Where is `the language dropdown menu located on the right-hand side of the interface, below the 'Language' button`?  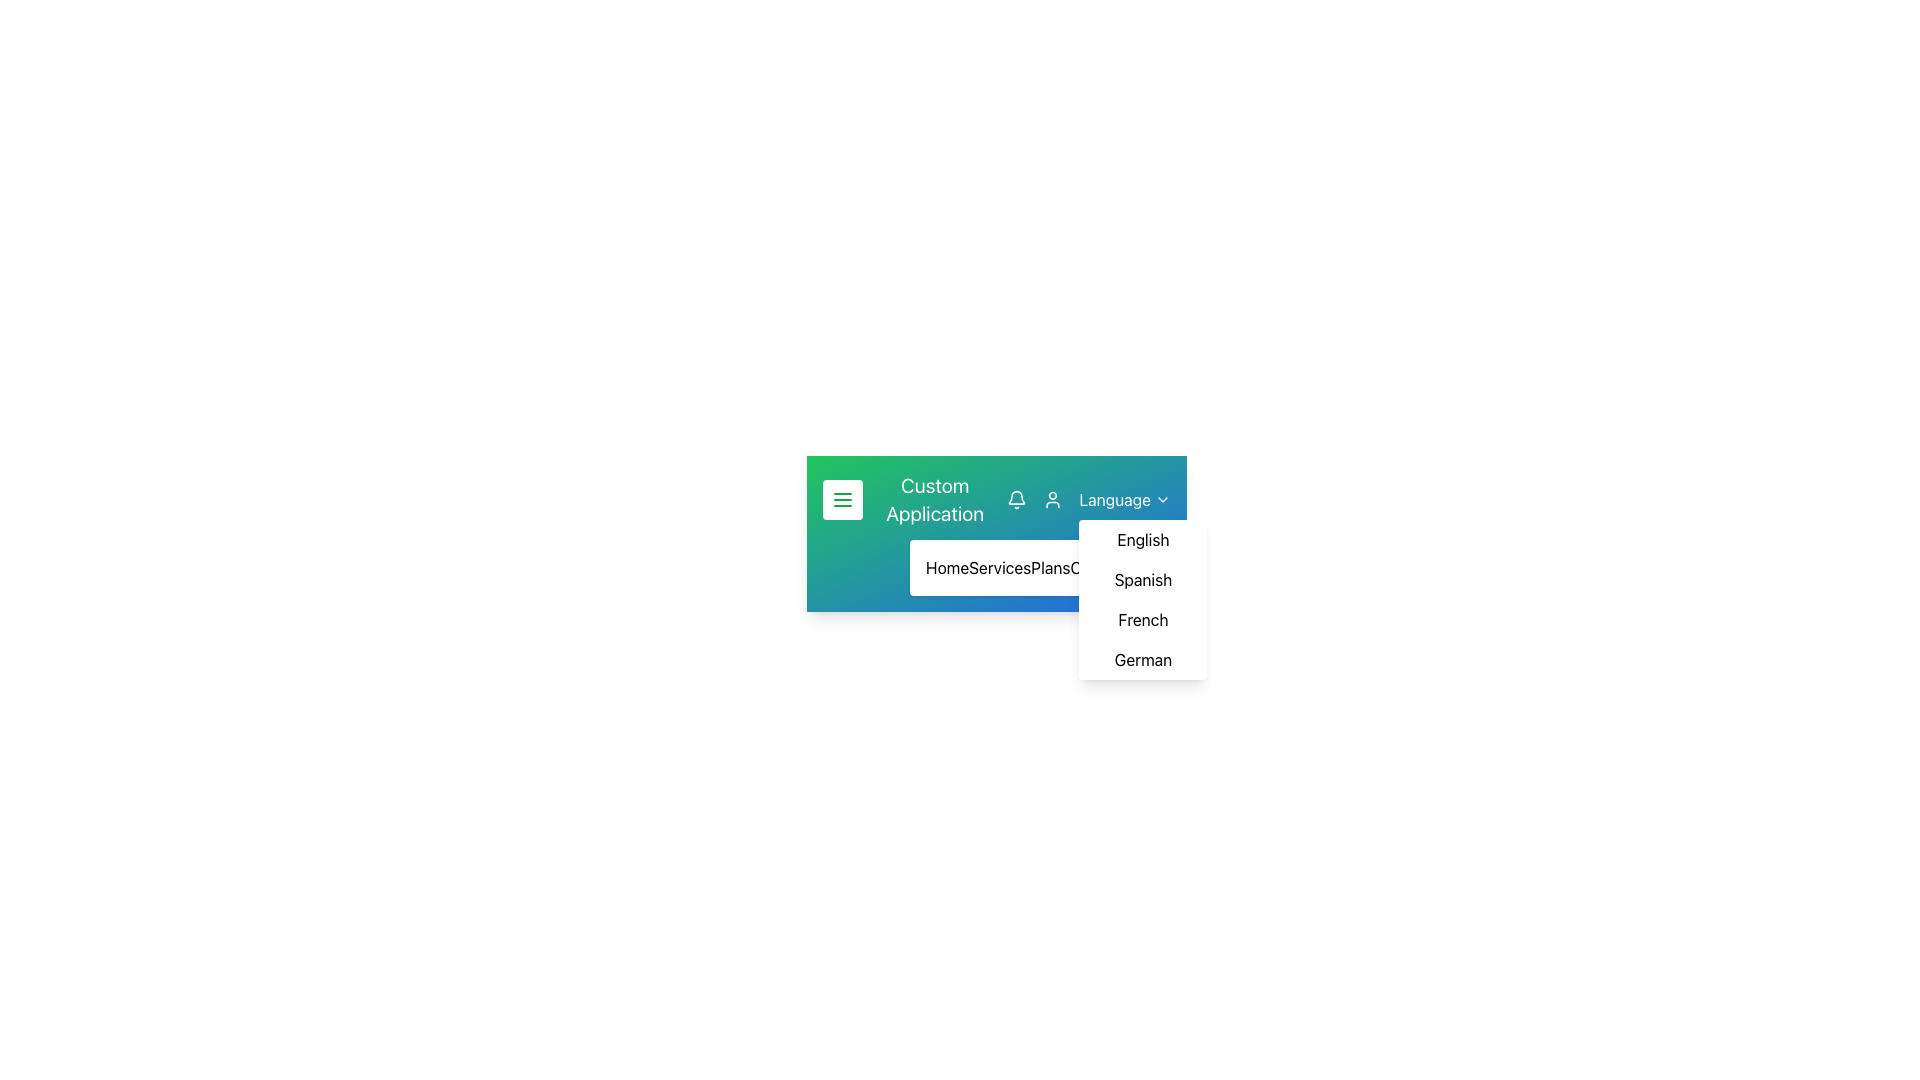 the language dropdown menu located on the right-hand side of the interface, below the 'Language' button is located at coordinates (1143, 599).